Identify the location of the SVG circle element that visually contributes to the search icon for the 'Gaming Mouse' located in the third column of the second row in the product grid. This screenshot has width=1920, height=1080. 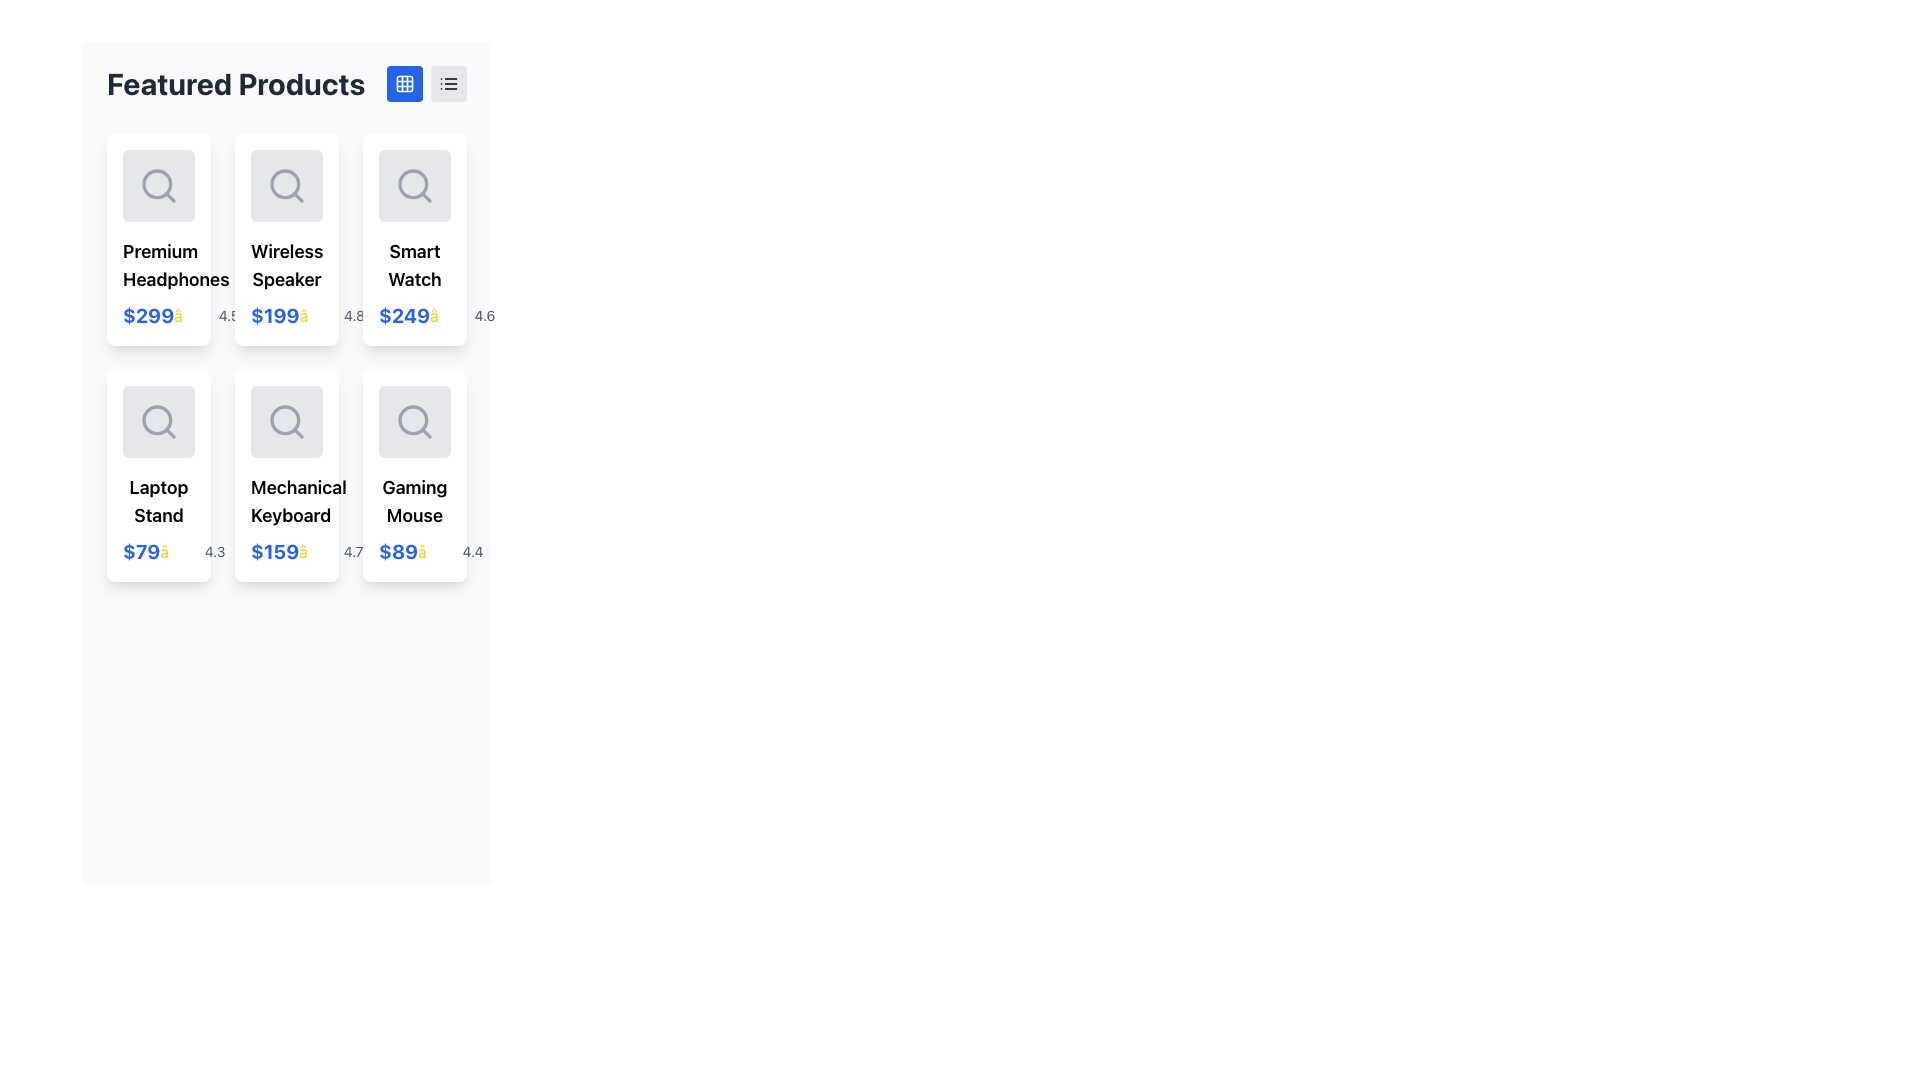
(412, 419).